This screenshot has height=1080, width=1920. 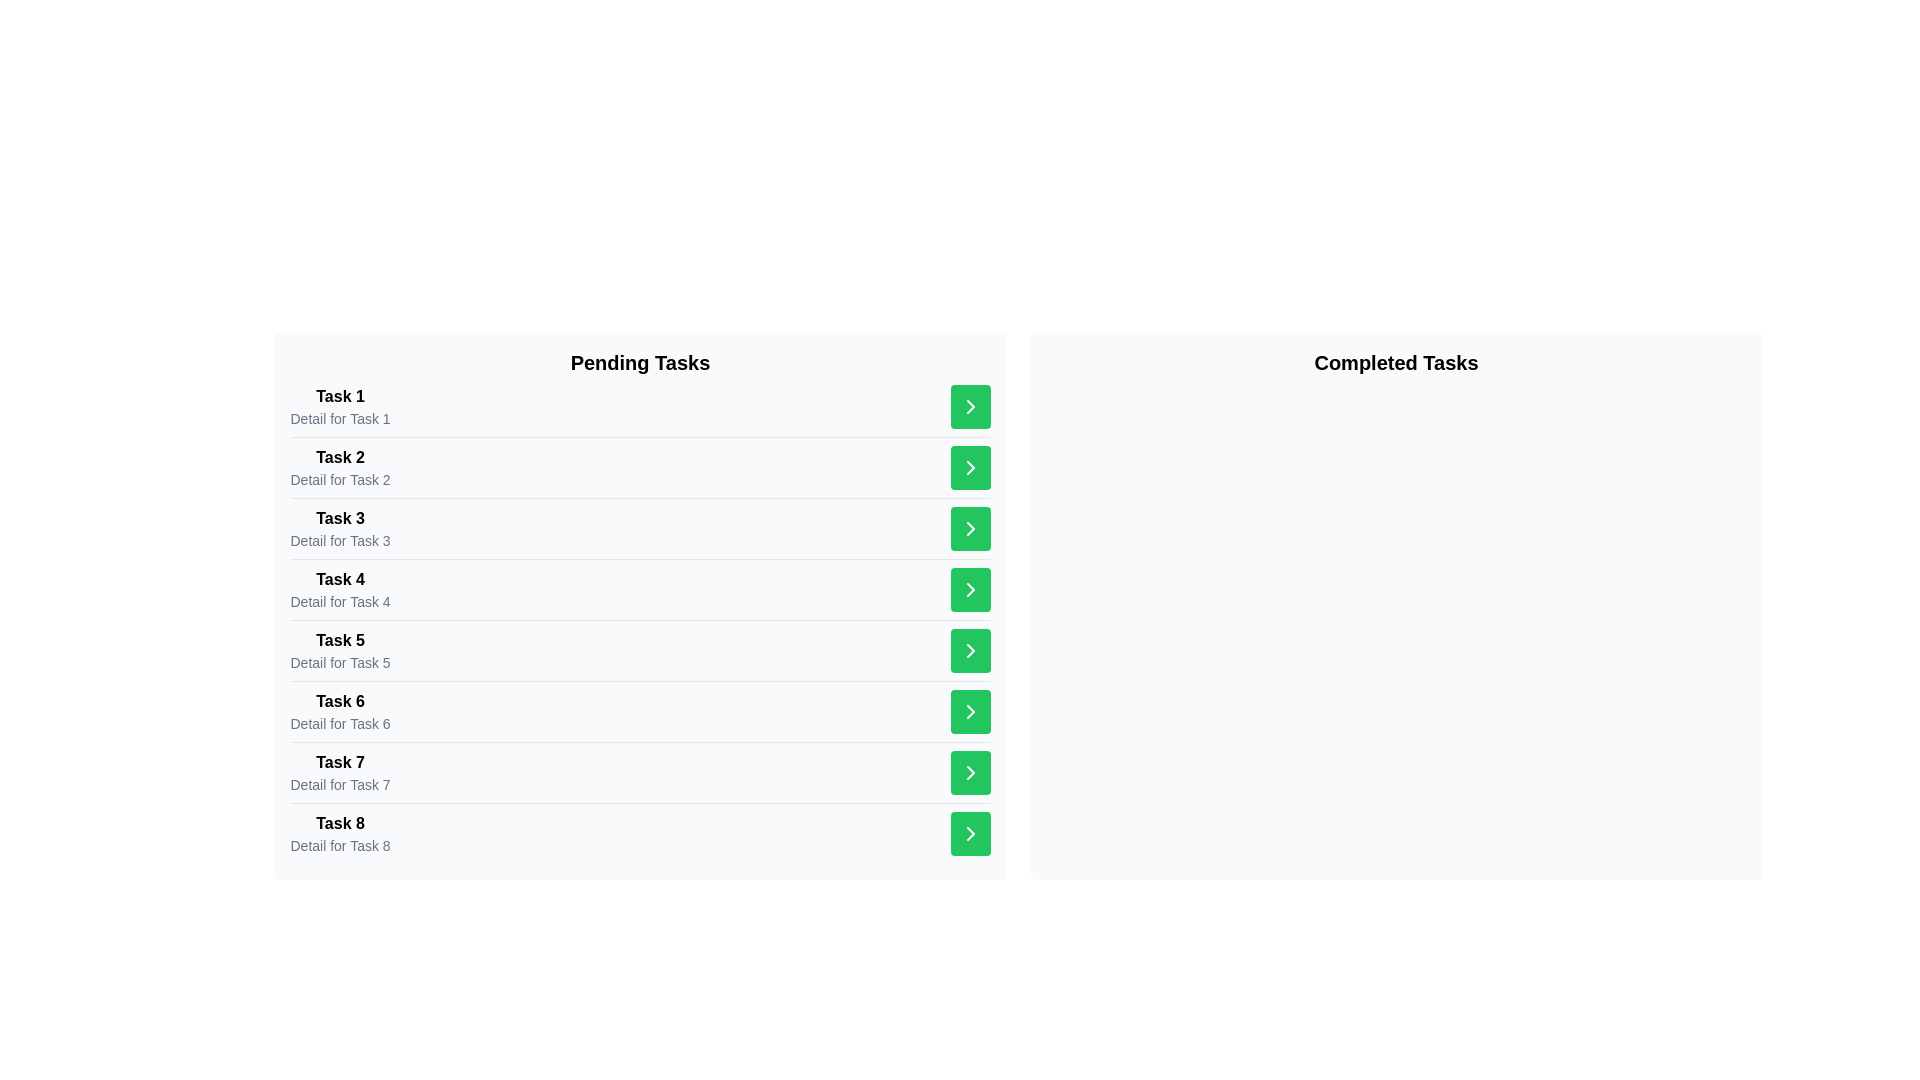 What do you see at coordinates (340, 640) in the screenshot?
I see `the text label reading 'Task 5' to focus on it, which is the first line in the 'Pending Tasks' list` at bounding box center [340, 640].